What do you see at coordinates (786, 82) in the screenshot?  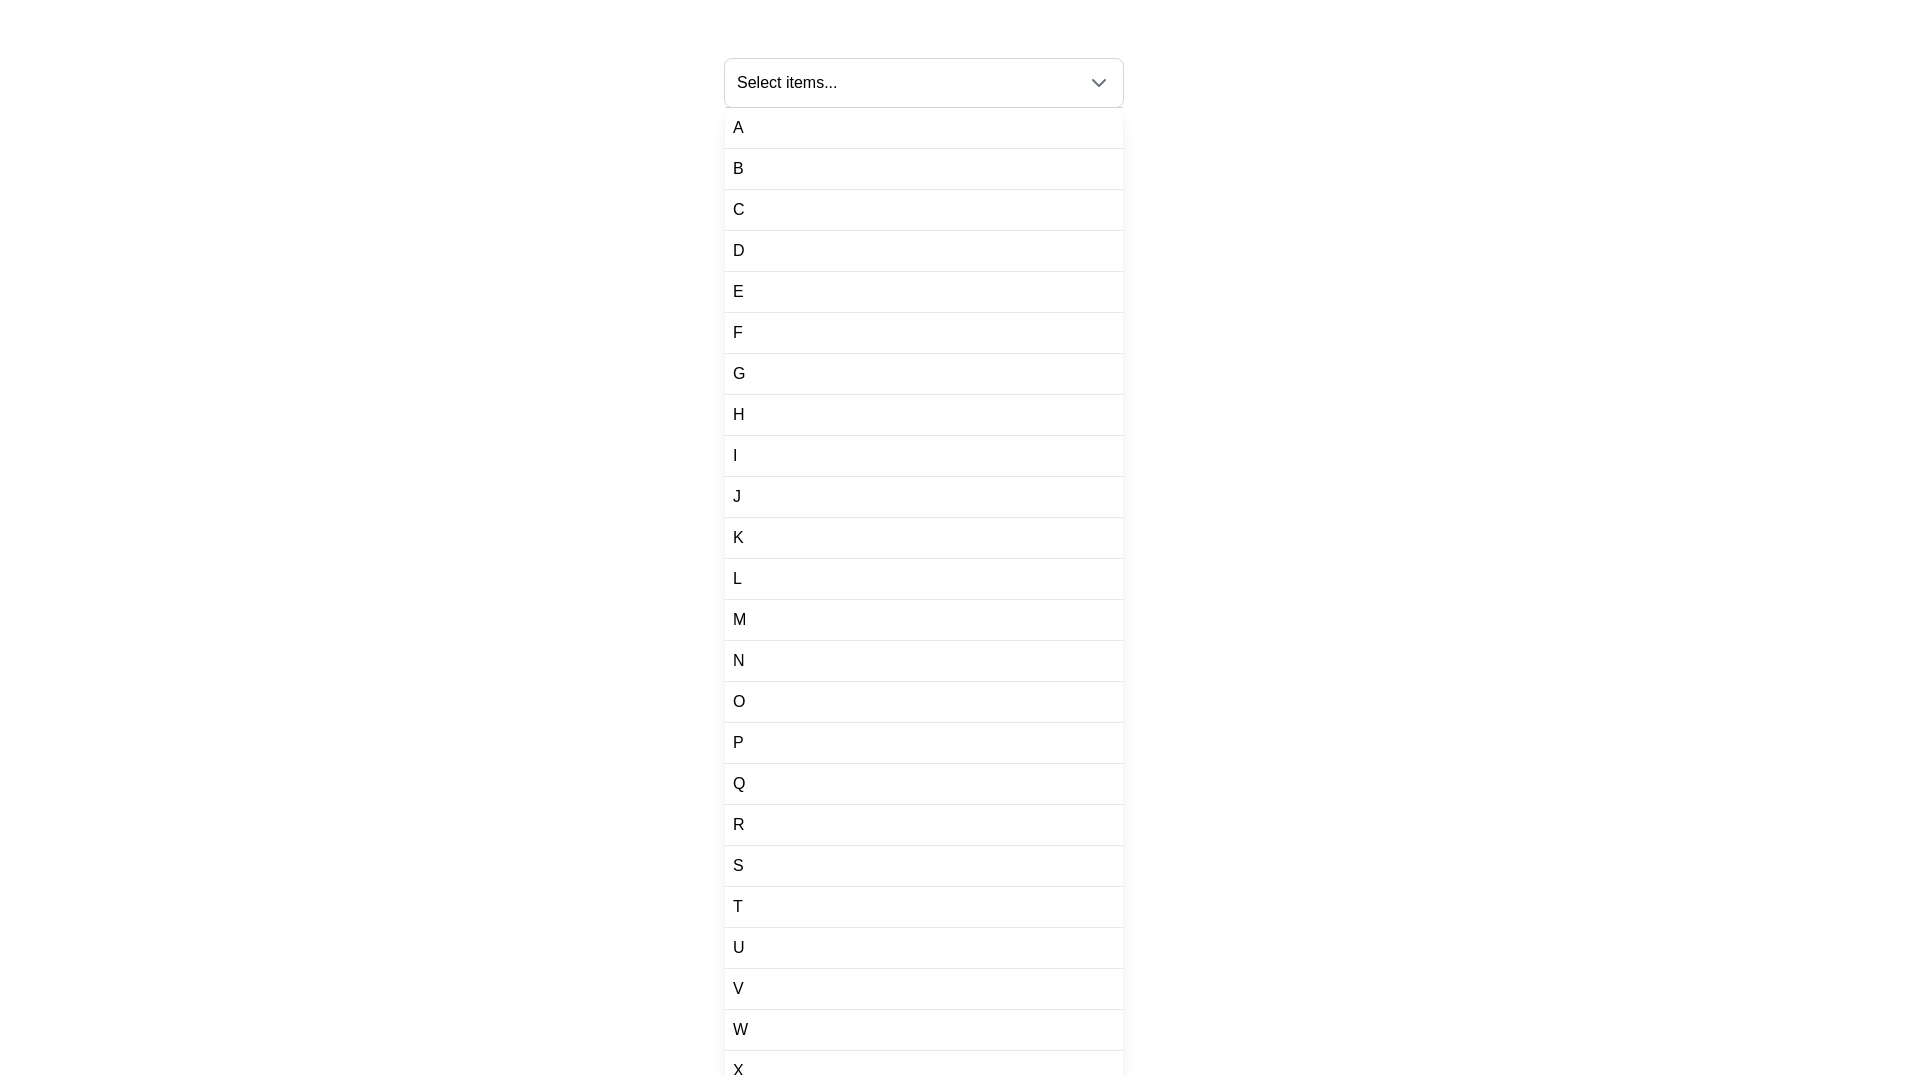 I see `the static text label that indicates a dropdown menu selection, located at the top-left corner of the application interface` at bounding box center [786, 82].